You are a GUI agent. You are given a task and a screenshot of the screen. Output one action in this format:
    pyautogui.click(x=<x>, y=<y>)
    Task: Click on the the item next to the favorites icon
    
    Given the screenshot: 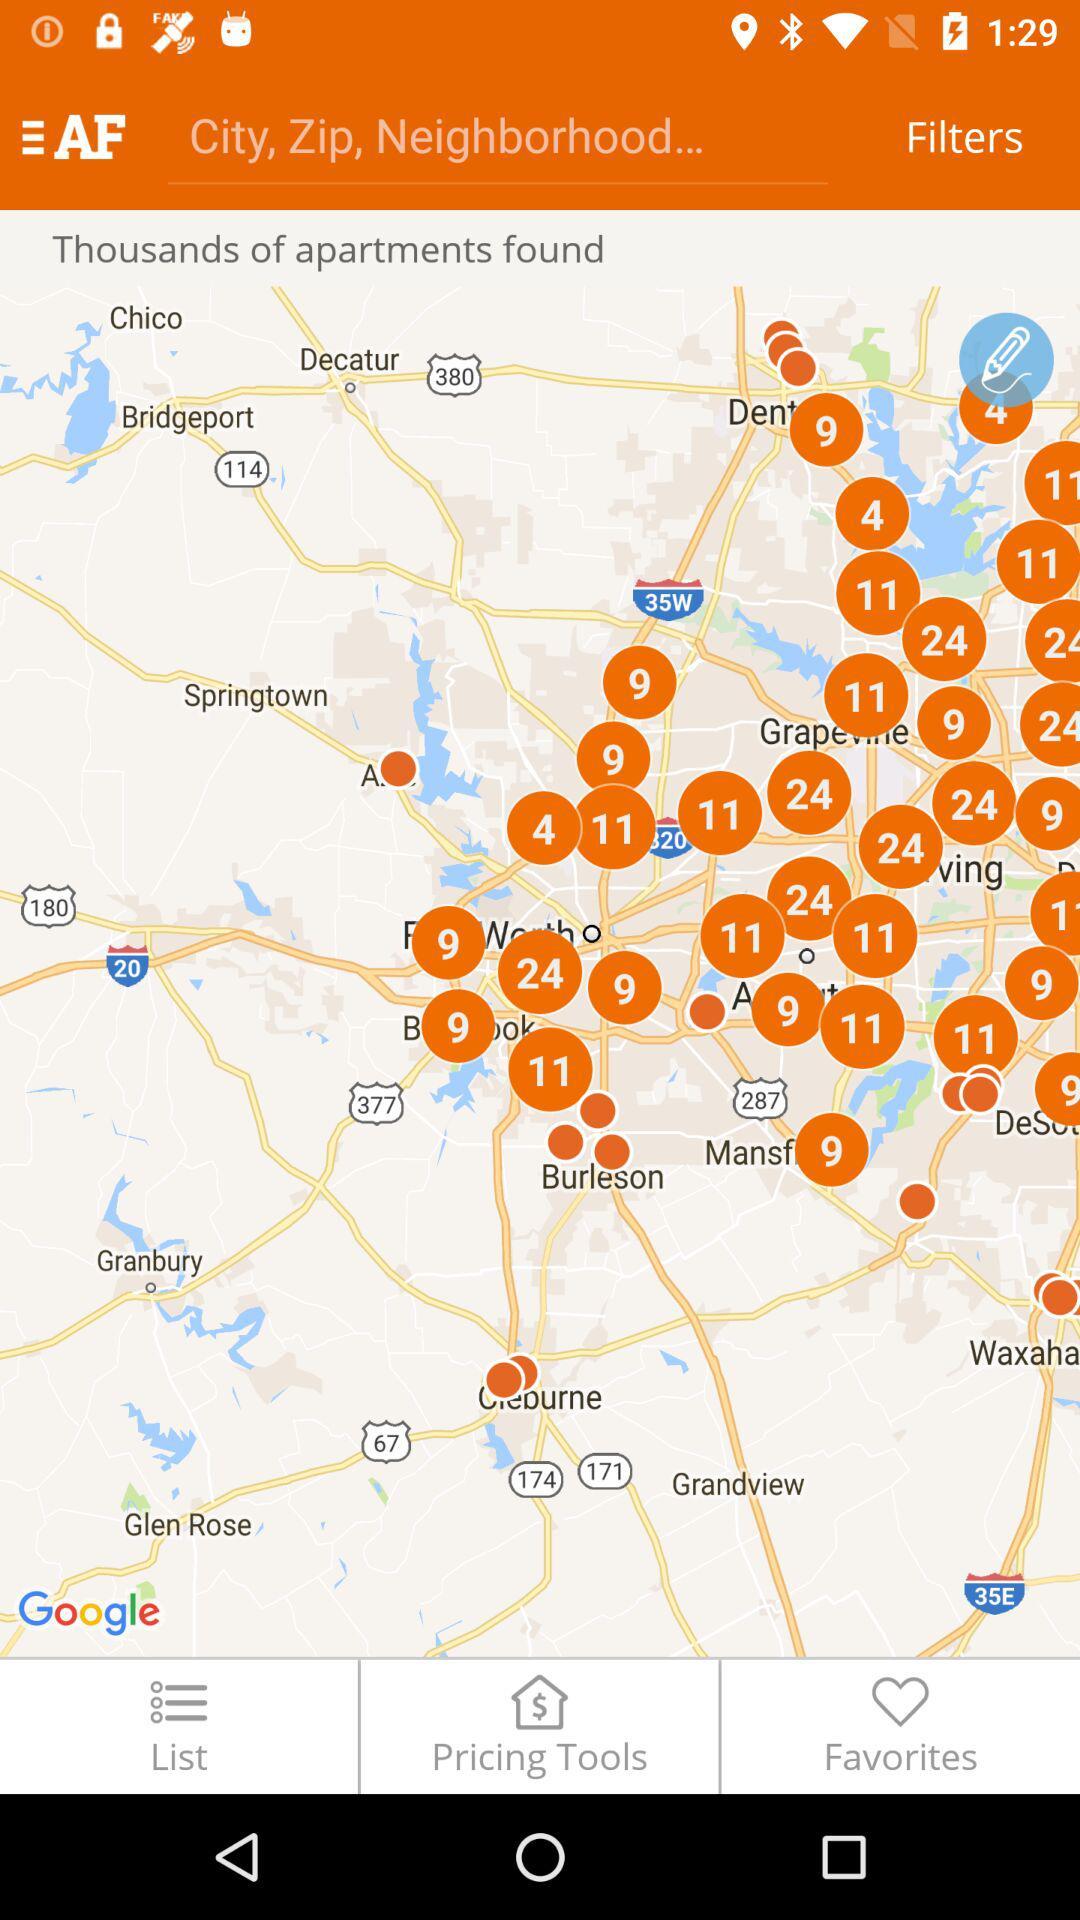 What is the action you would take?
    pyautogui.click(x=538, y=1725)
    